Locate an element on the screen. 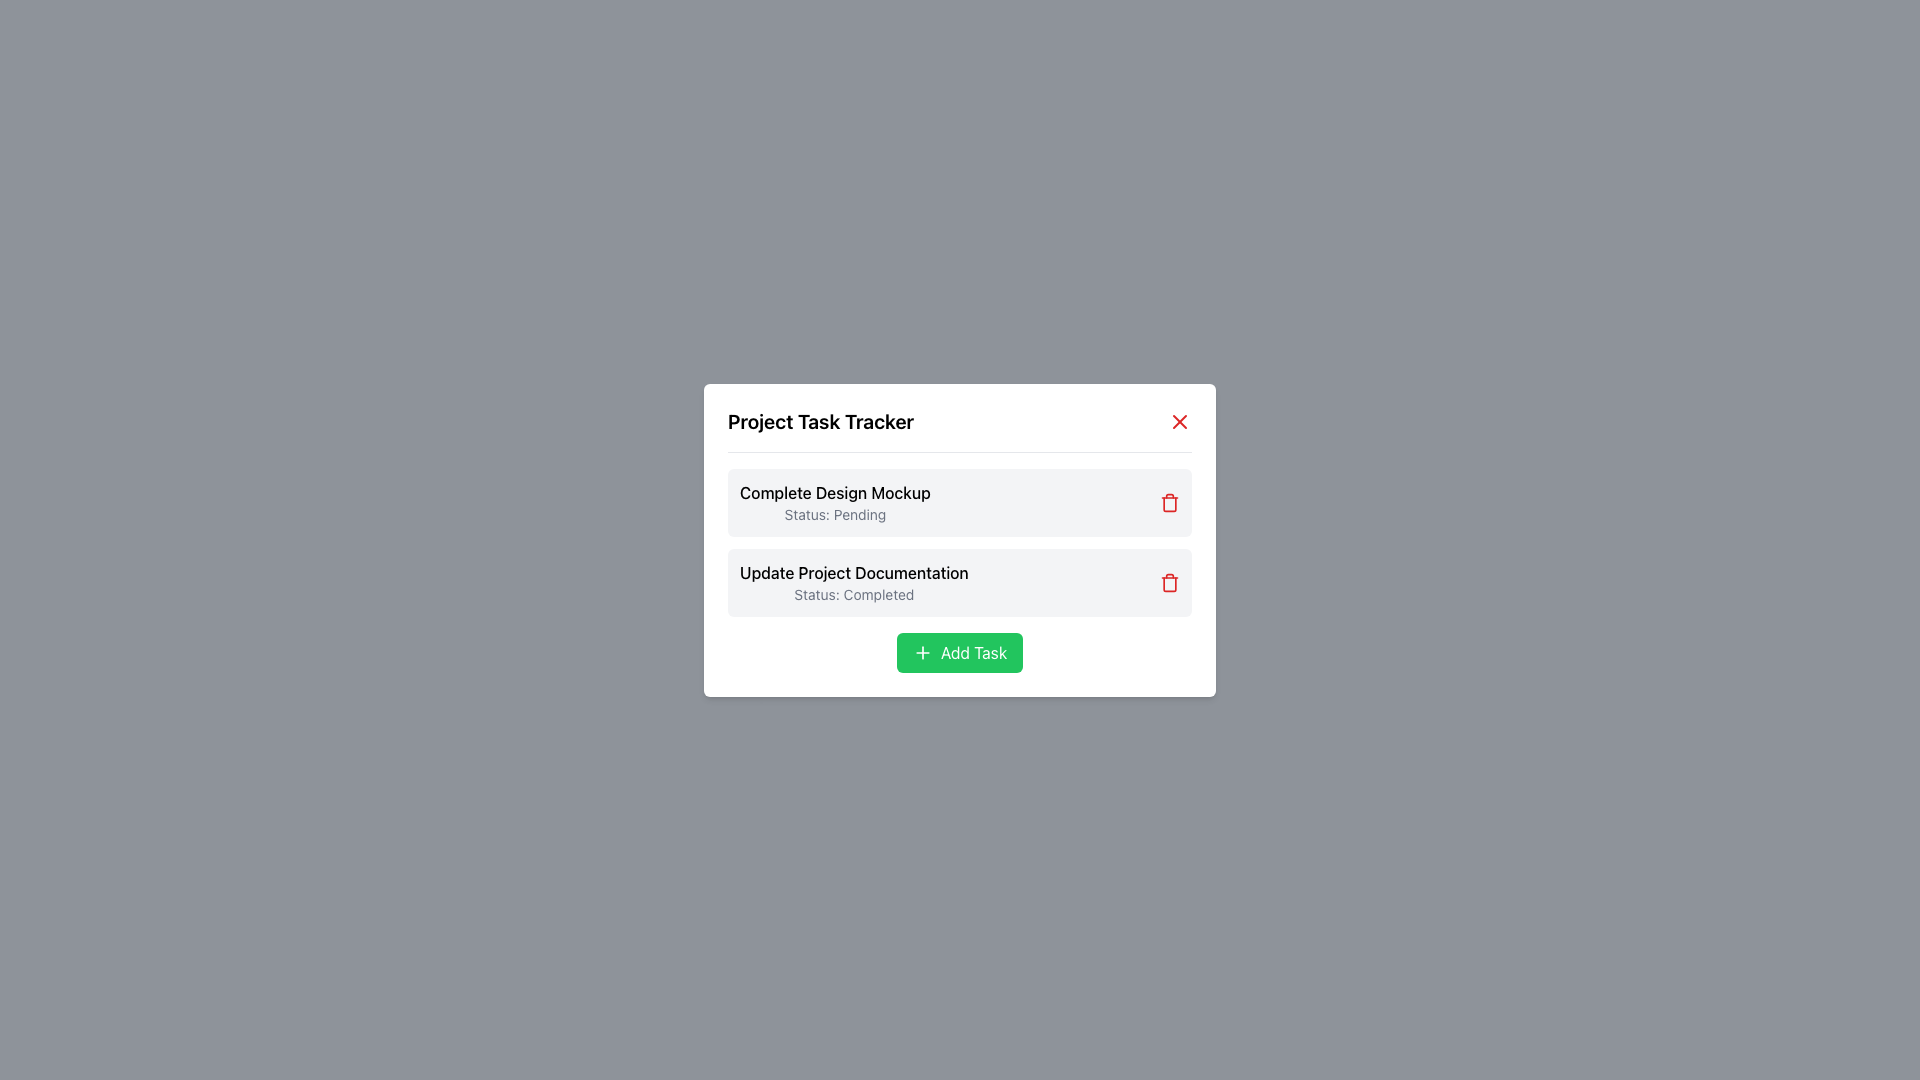  the Task Item Display located in the first row of the task list in the task manager interface, which shows the title and current status of a task is located at coordinates (835, 501).